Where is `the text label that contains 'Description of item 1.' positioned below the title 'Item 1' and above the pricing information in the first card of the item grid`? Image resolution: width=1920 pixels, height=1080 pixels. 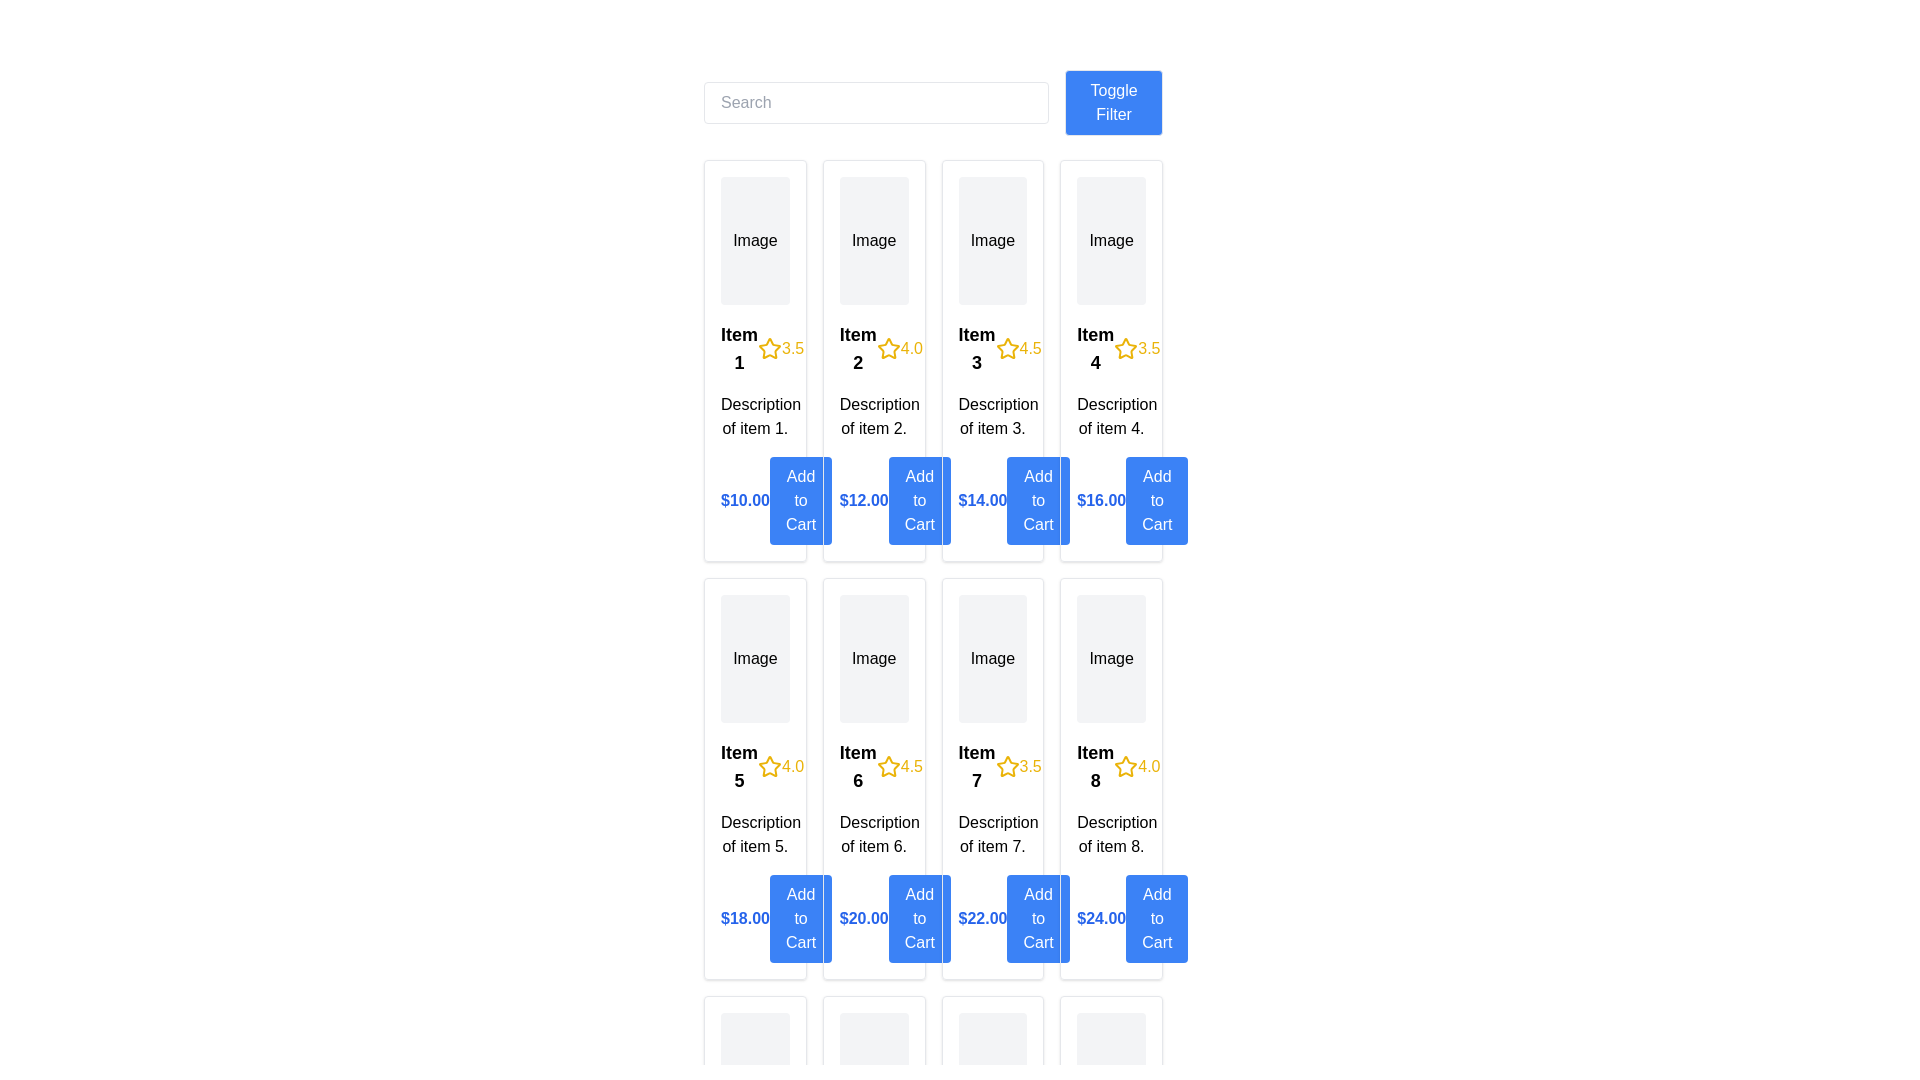 the text label that contains 'Description of item 1.' positioned below the title 'Item 1' and above the pricing information in the first card of the item grid is located at coordinates (754, 415).